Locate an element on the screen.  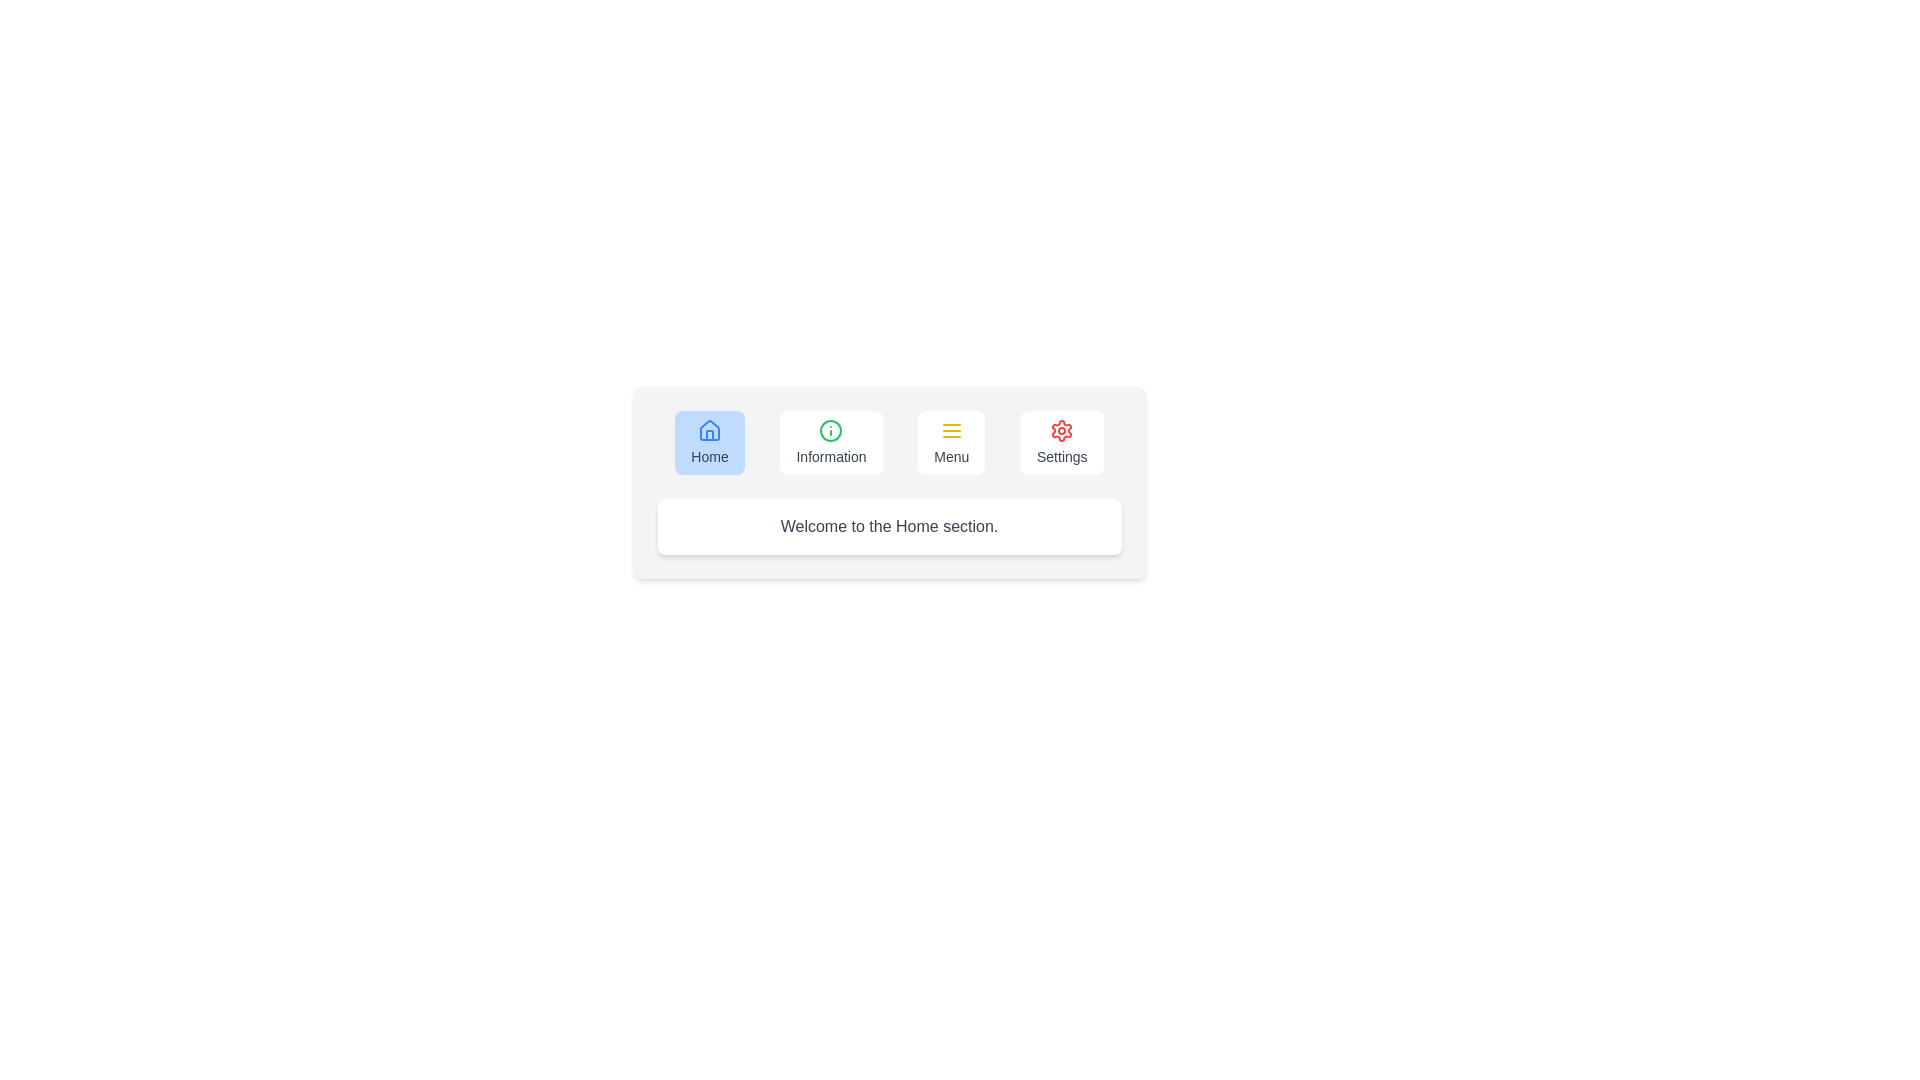
the Settings button containing the red gear icon is located at coordinates (1061, 430).